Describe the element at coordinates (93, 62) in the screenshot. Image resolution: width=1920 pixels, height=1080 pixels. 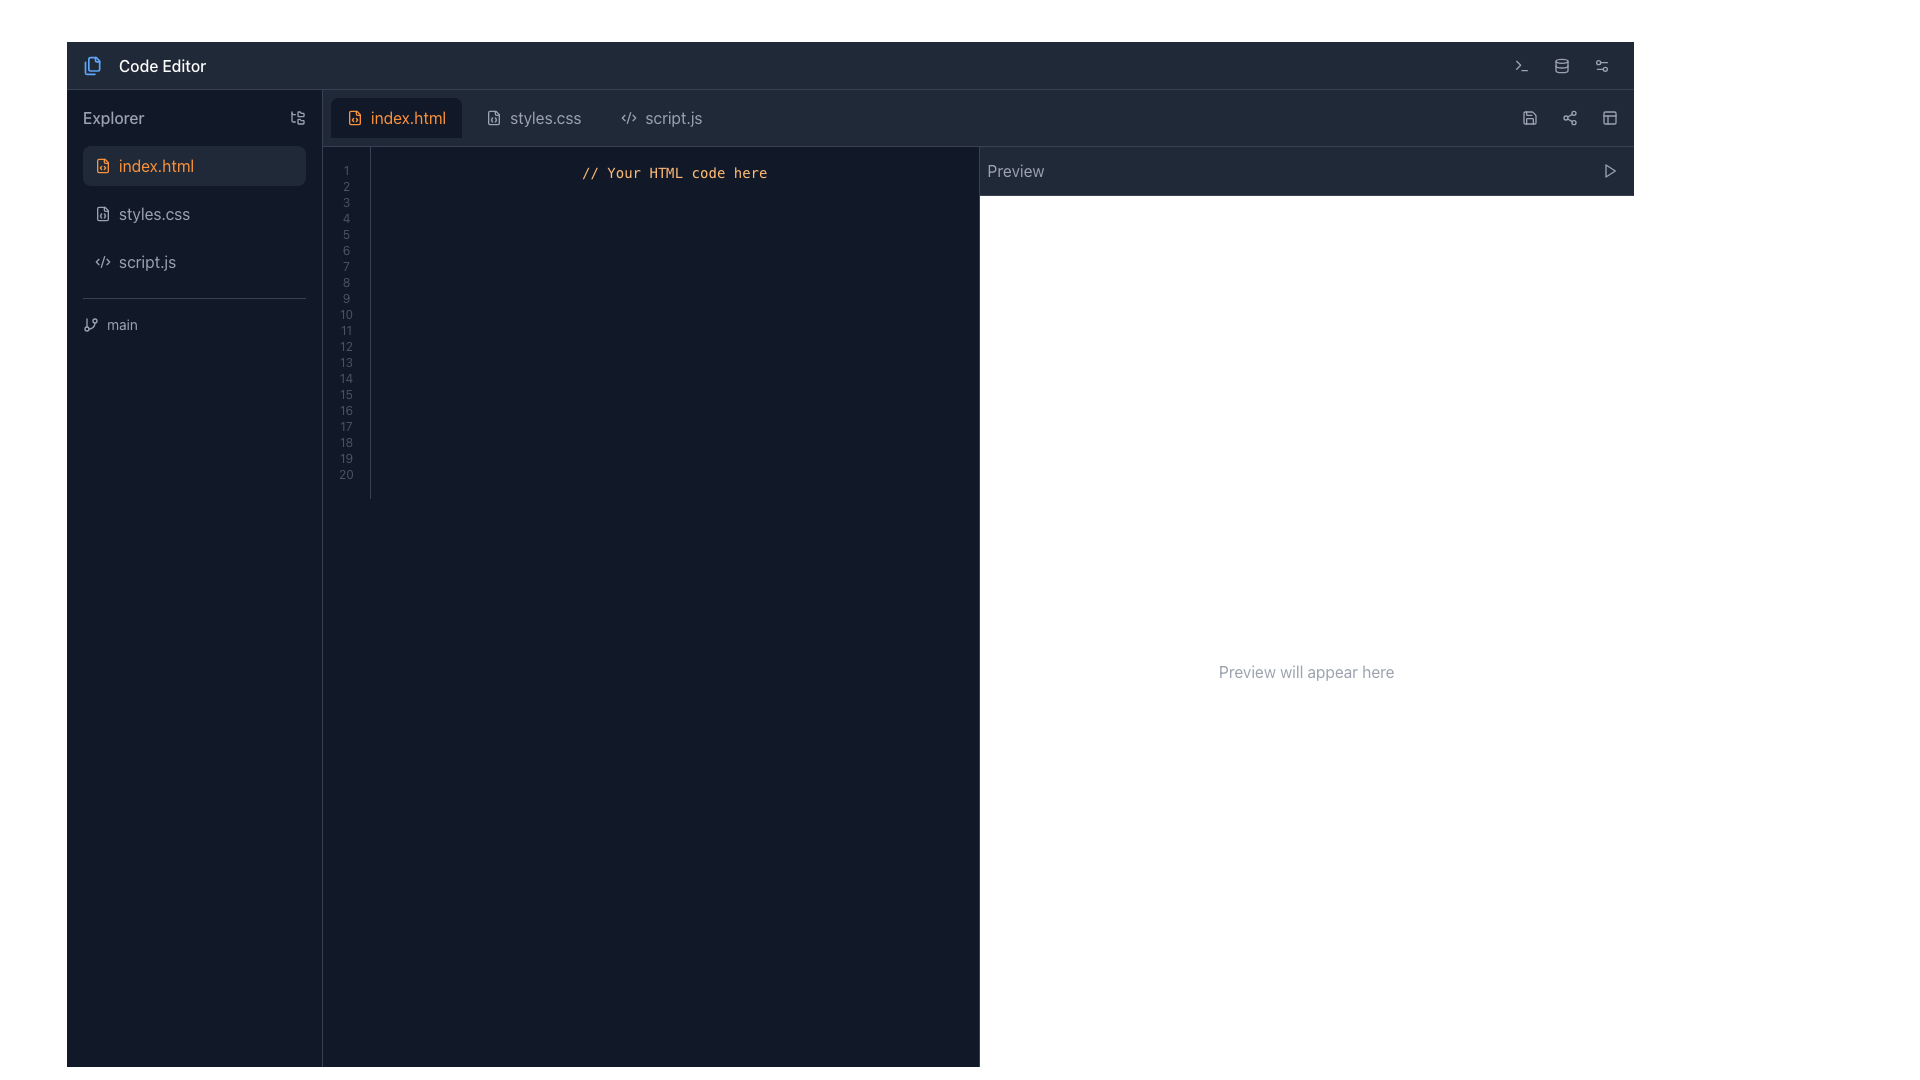
I see `the file icon located in the top-left section of the interface, specifically the second icon in the left sidebar's header area` at that location.